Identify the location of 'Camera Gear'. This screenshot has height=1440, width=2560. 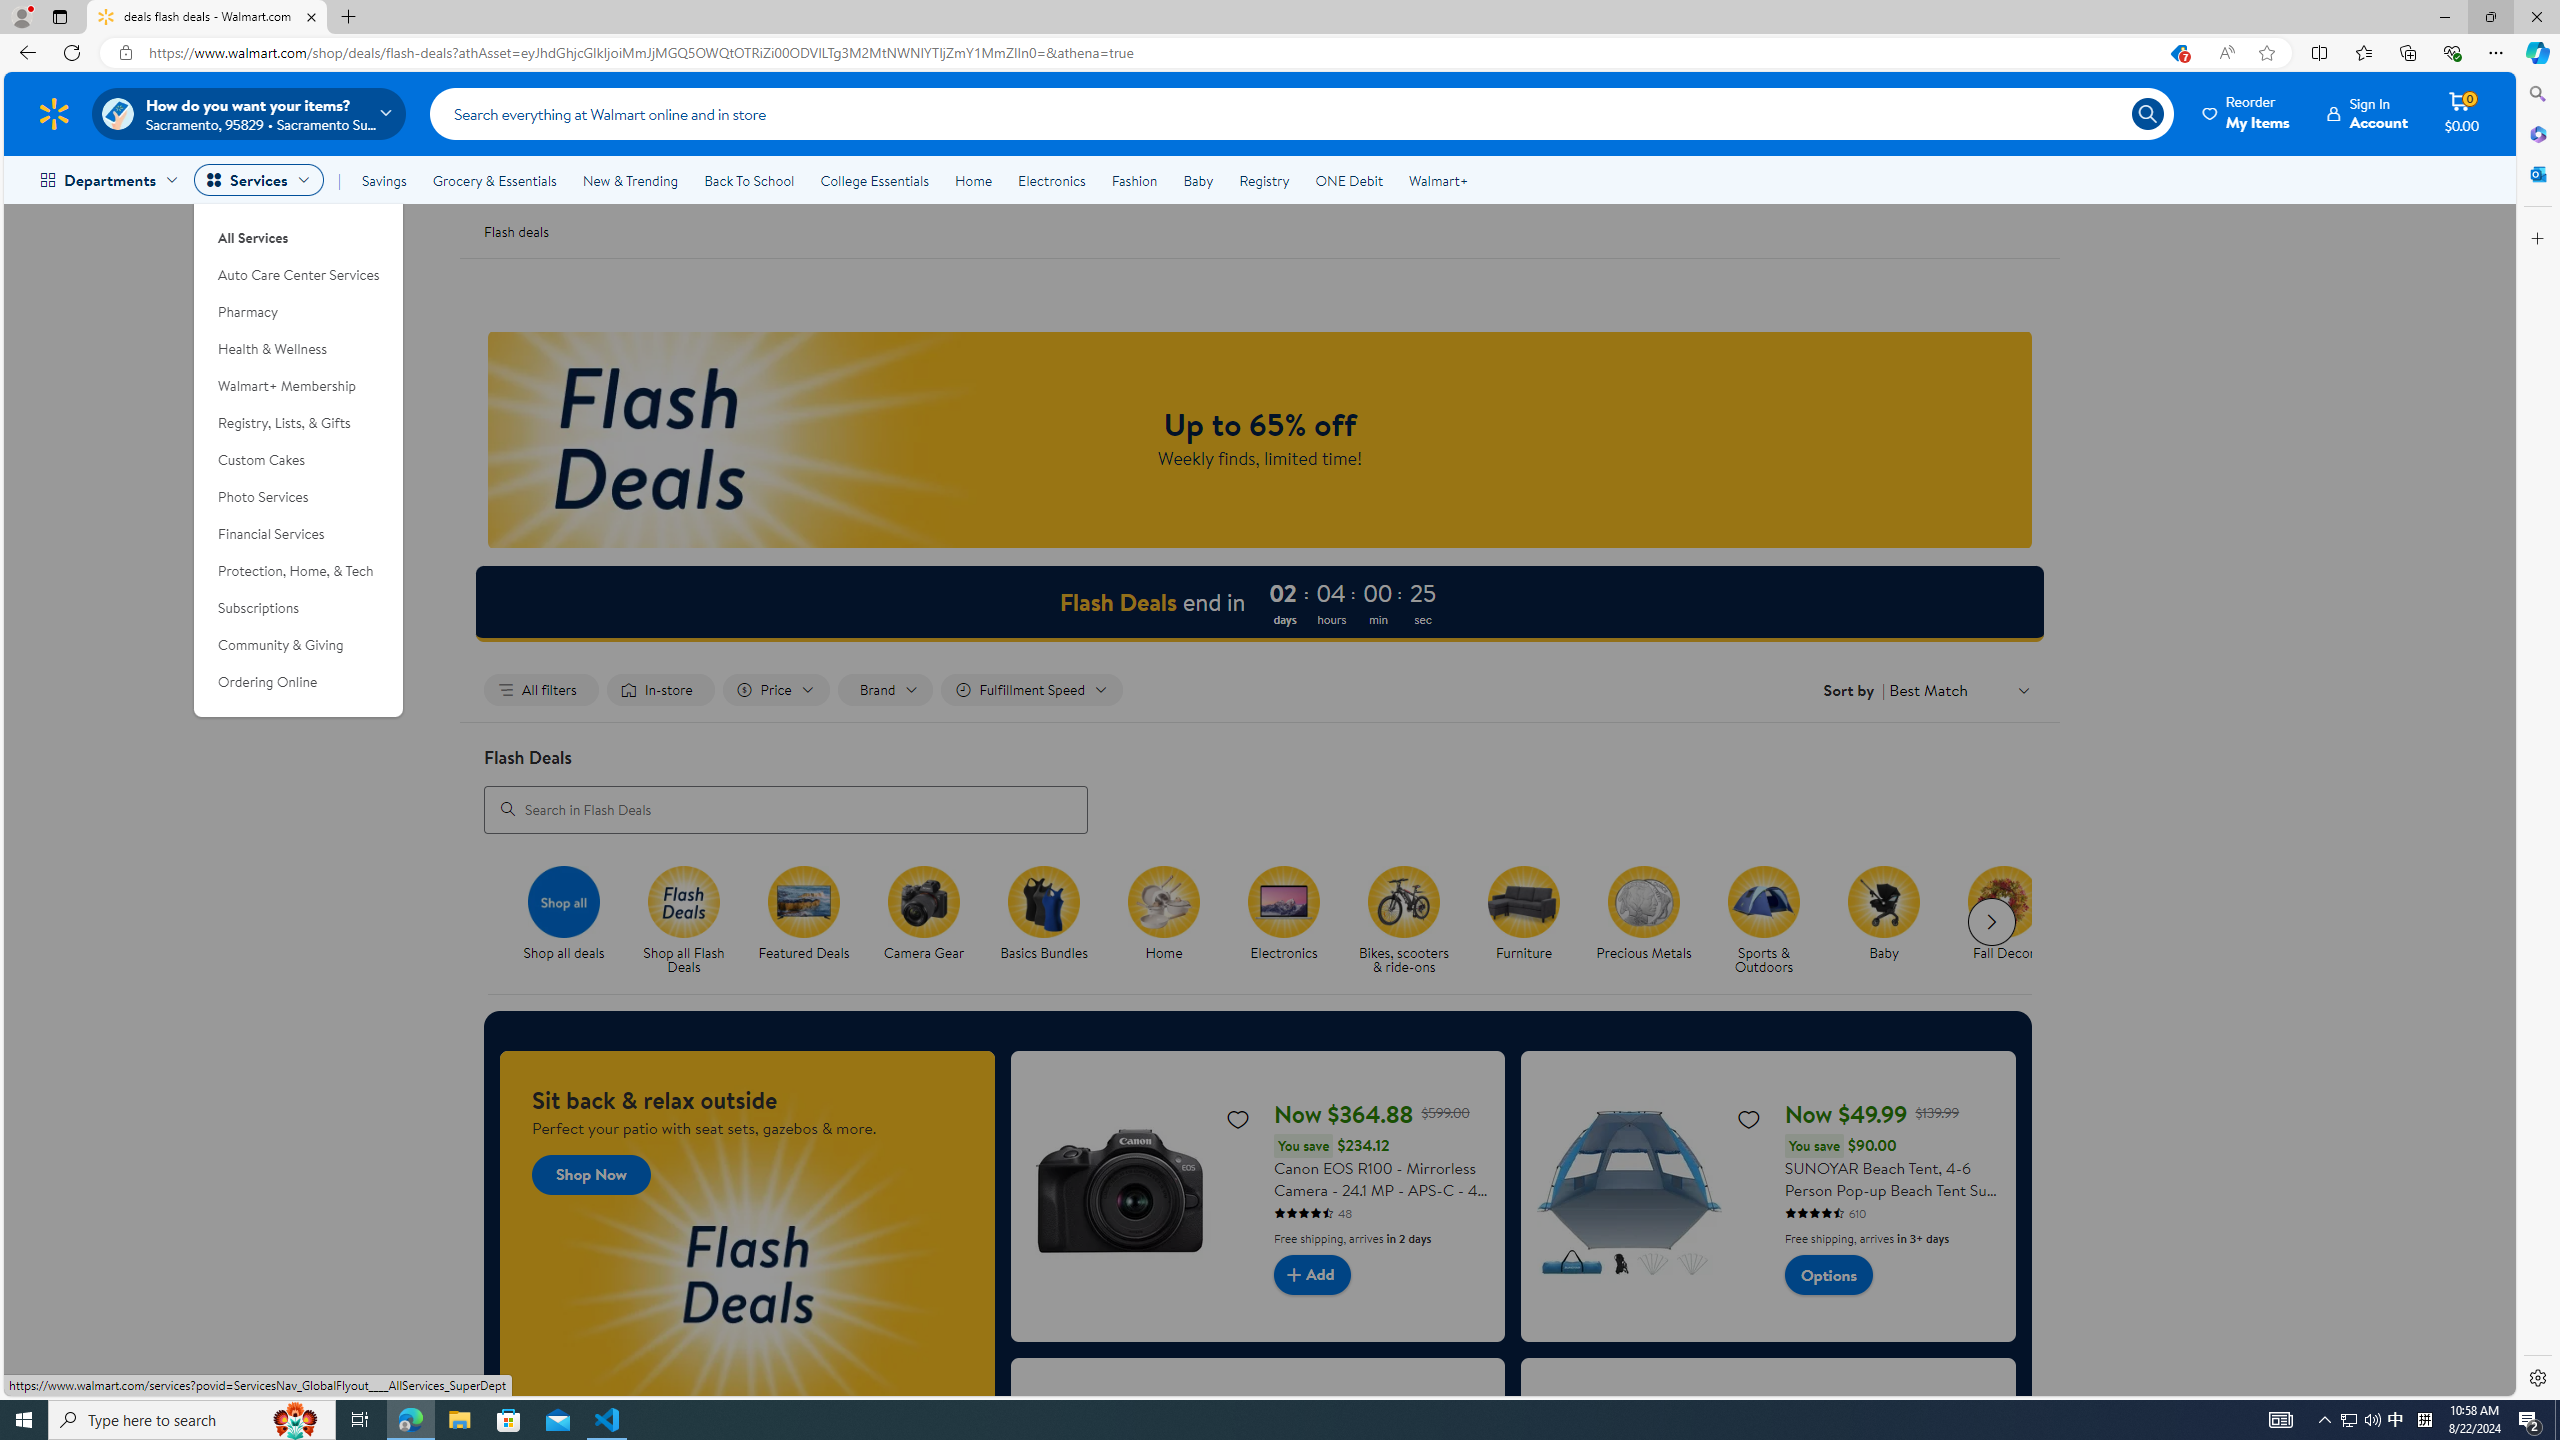
(933, 920).